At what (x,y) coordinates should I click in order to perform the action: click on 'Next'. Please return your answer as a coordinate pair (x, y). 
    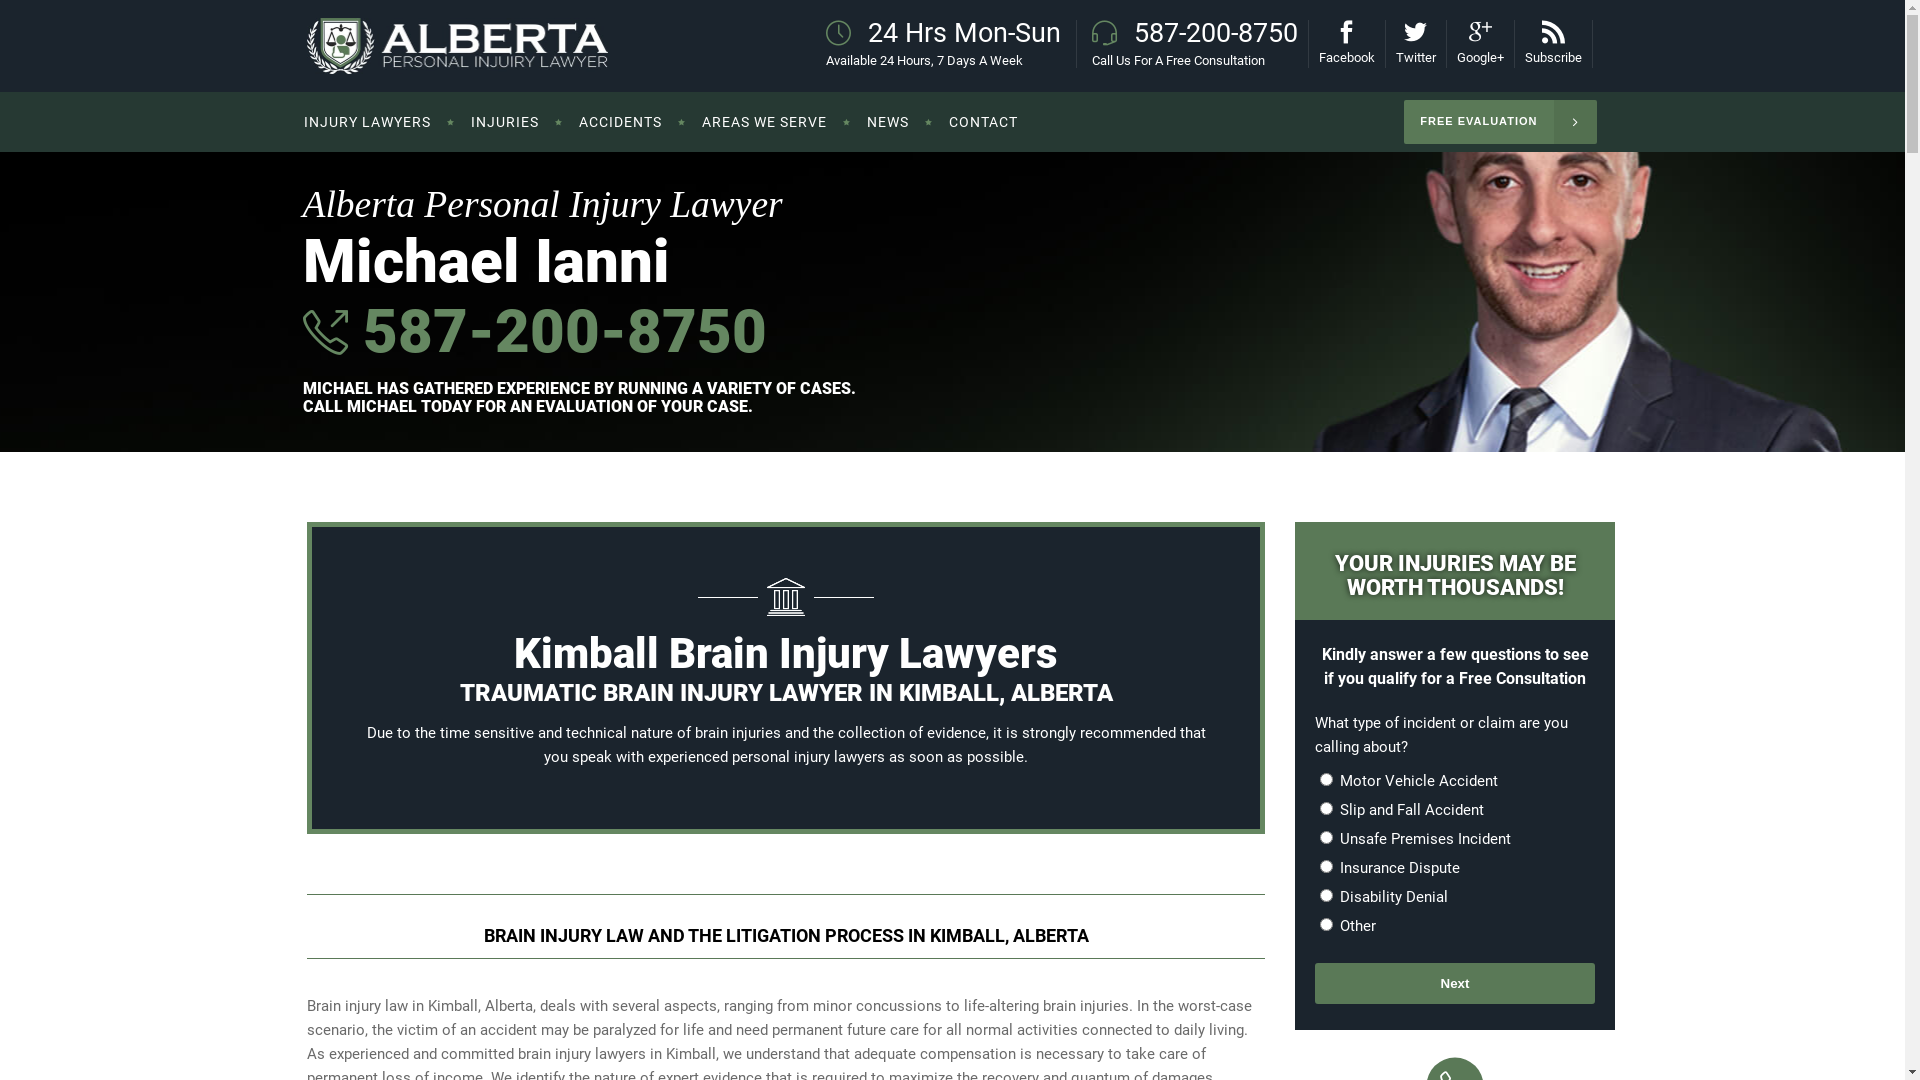
    Looking at the image, I should click on (1454, 982).